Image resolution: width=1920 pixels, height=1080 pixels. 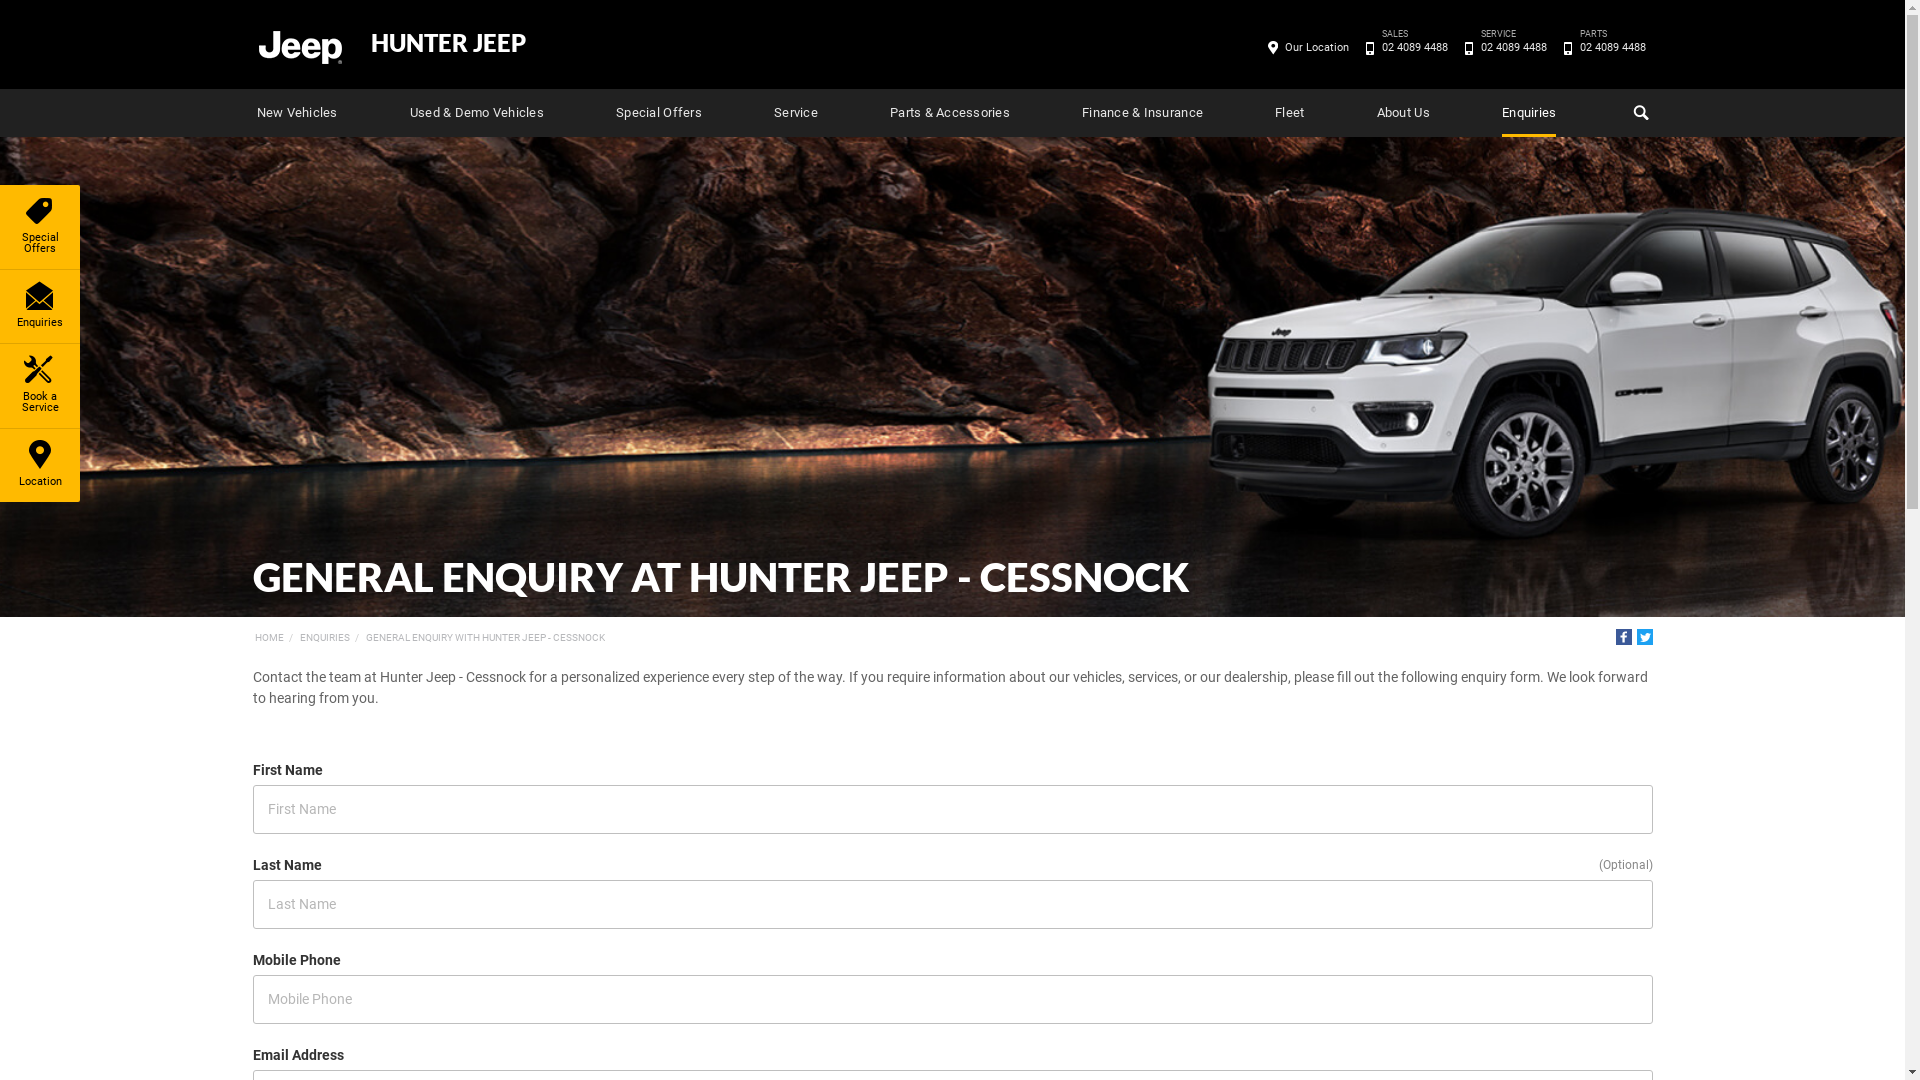 What do you see at coordinates (1528, 112) in the screenshot?
I see `'Enquiries'` at bounding box center [1528, 112].